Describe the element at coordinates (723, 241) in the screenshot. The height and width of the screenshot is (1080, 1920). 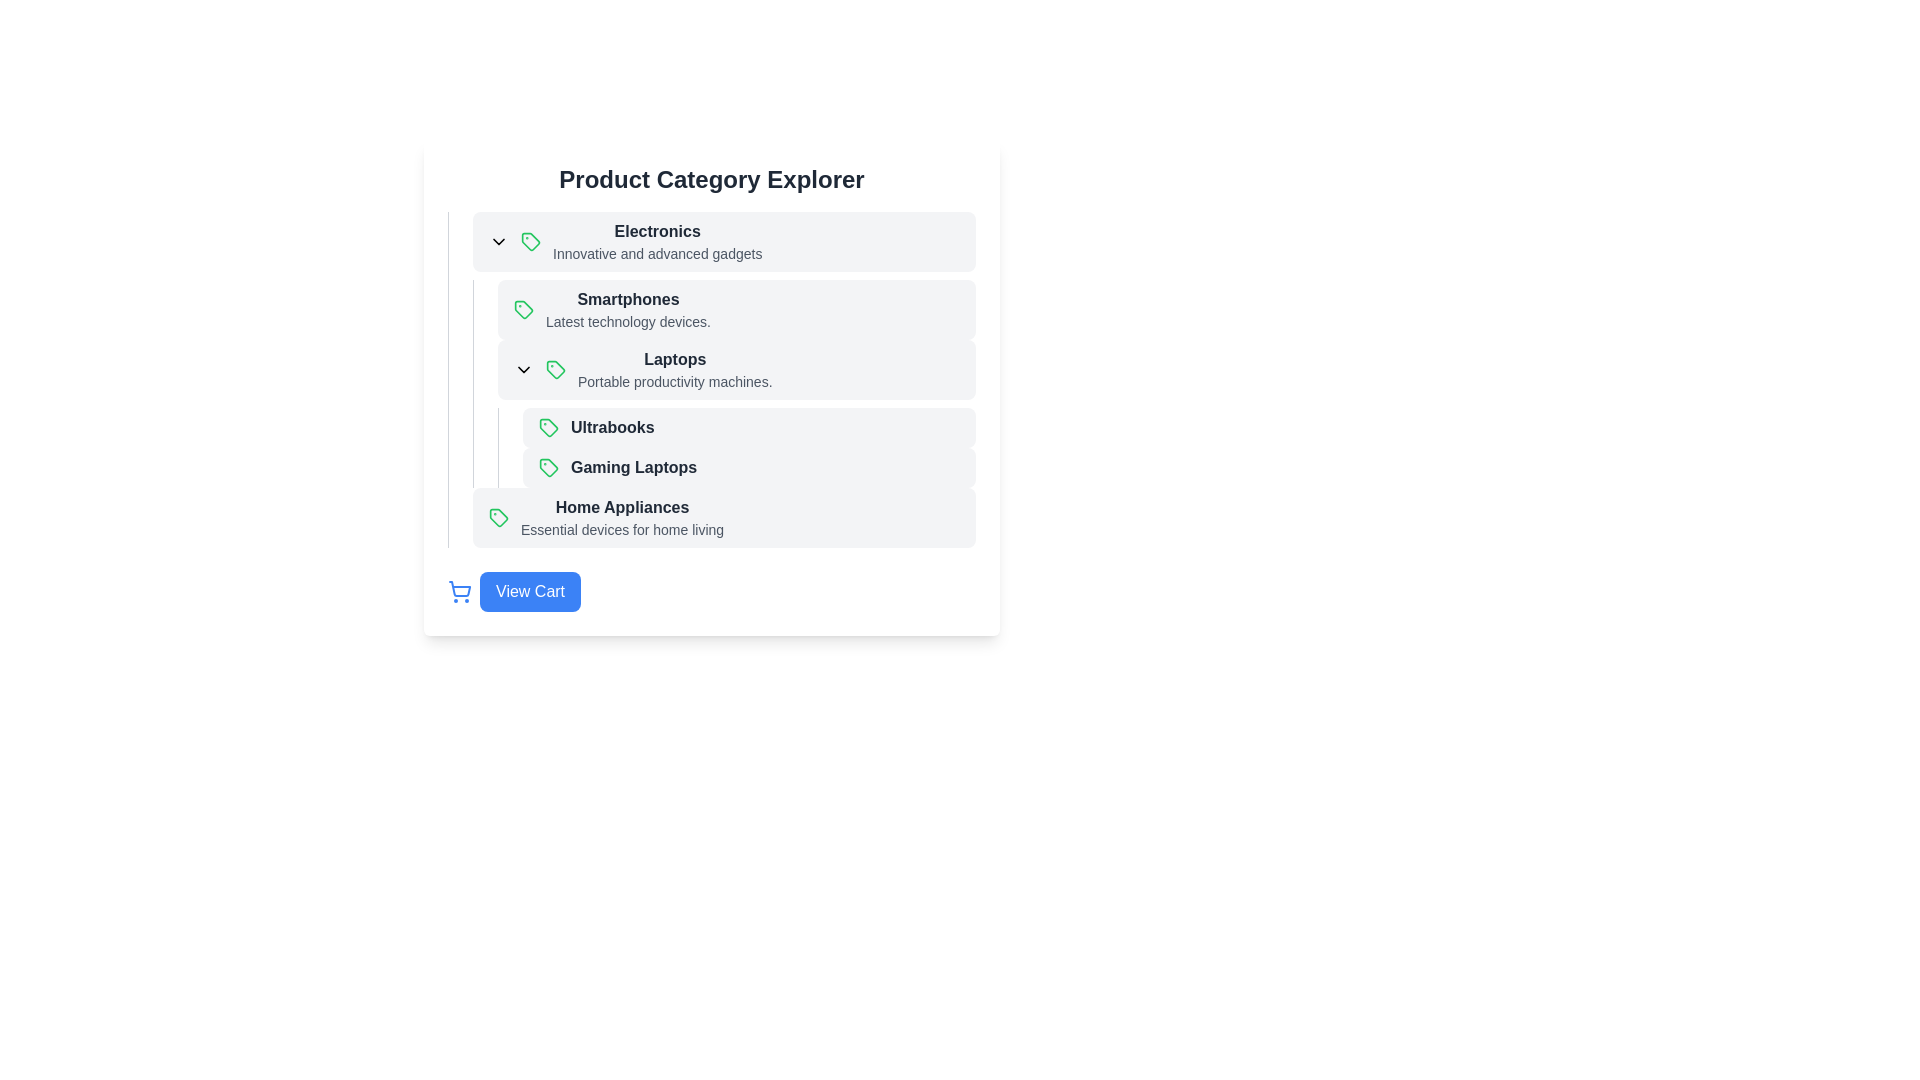
I see `the 'Electronics' list item with the expandable menu` at that location.